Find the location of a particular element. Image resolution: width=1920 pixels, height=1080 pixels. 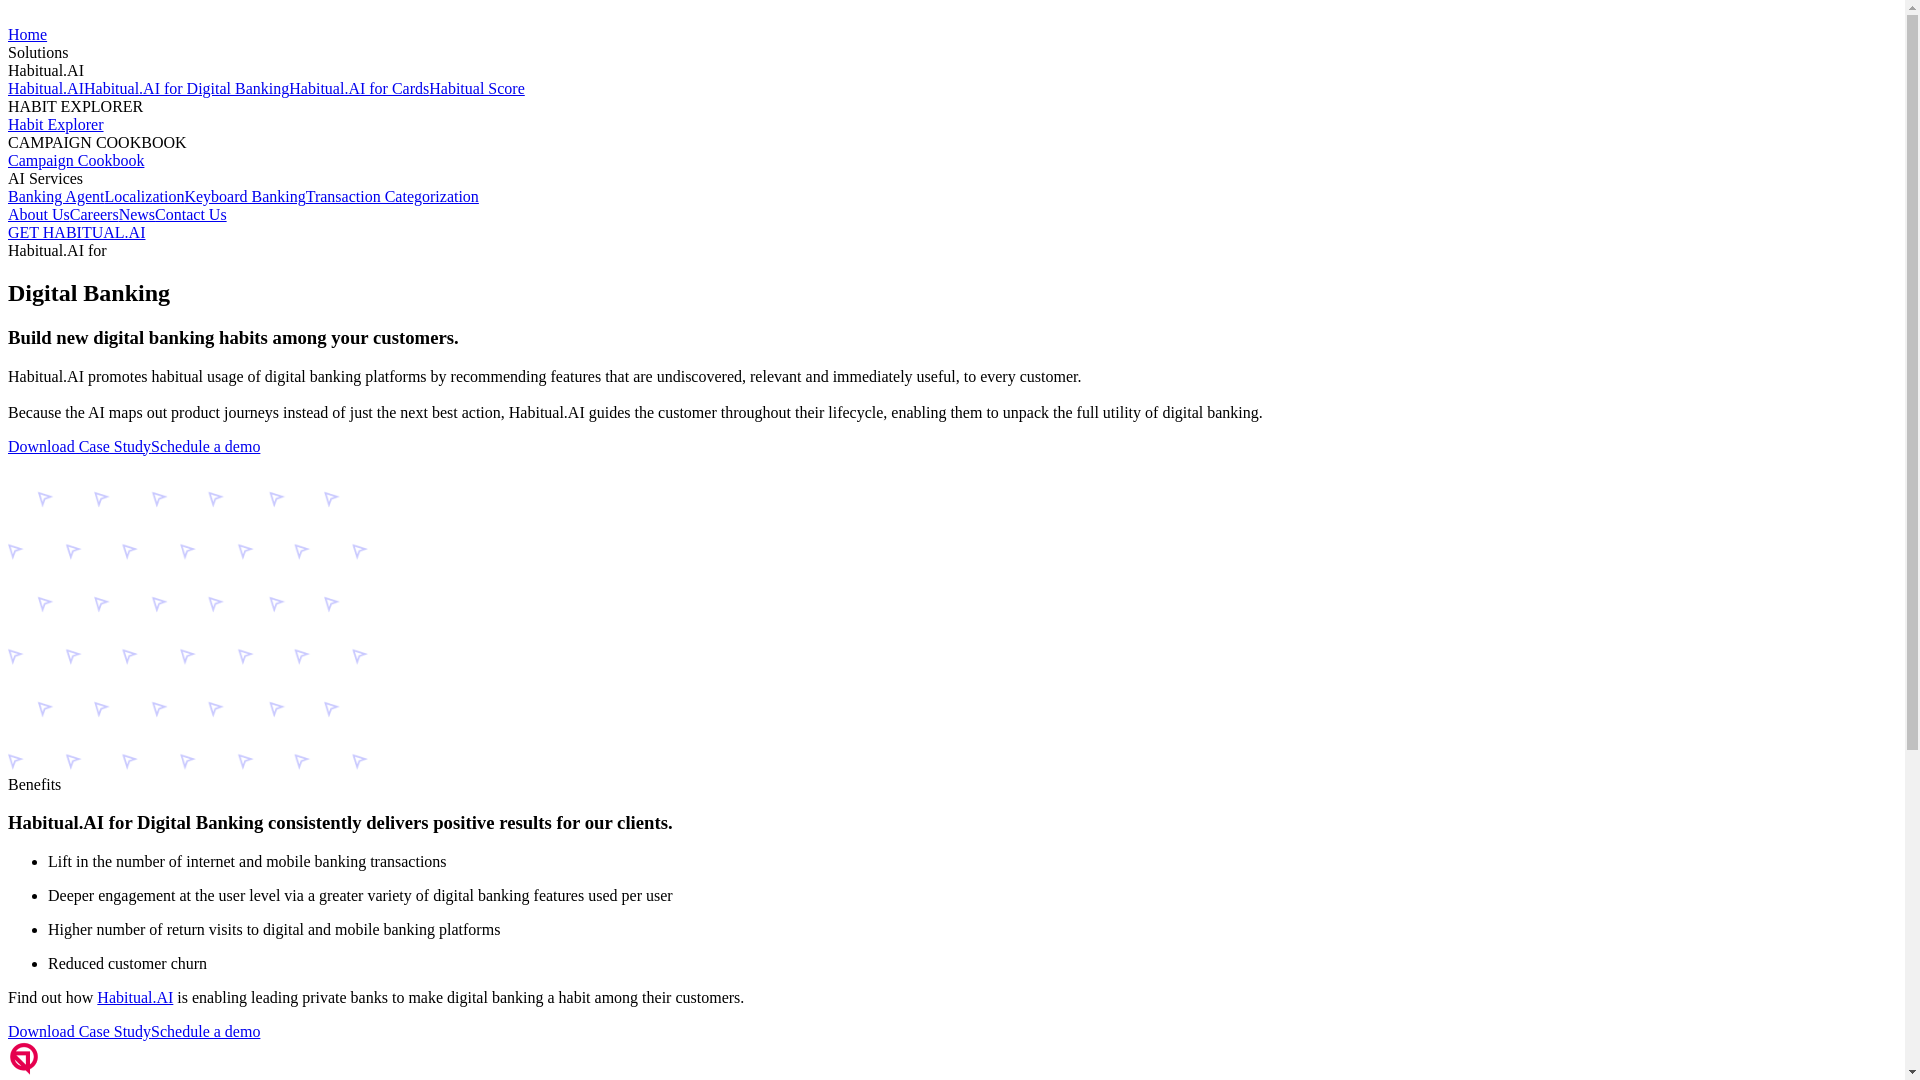

'News' is located at coordinates (136, 214).